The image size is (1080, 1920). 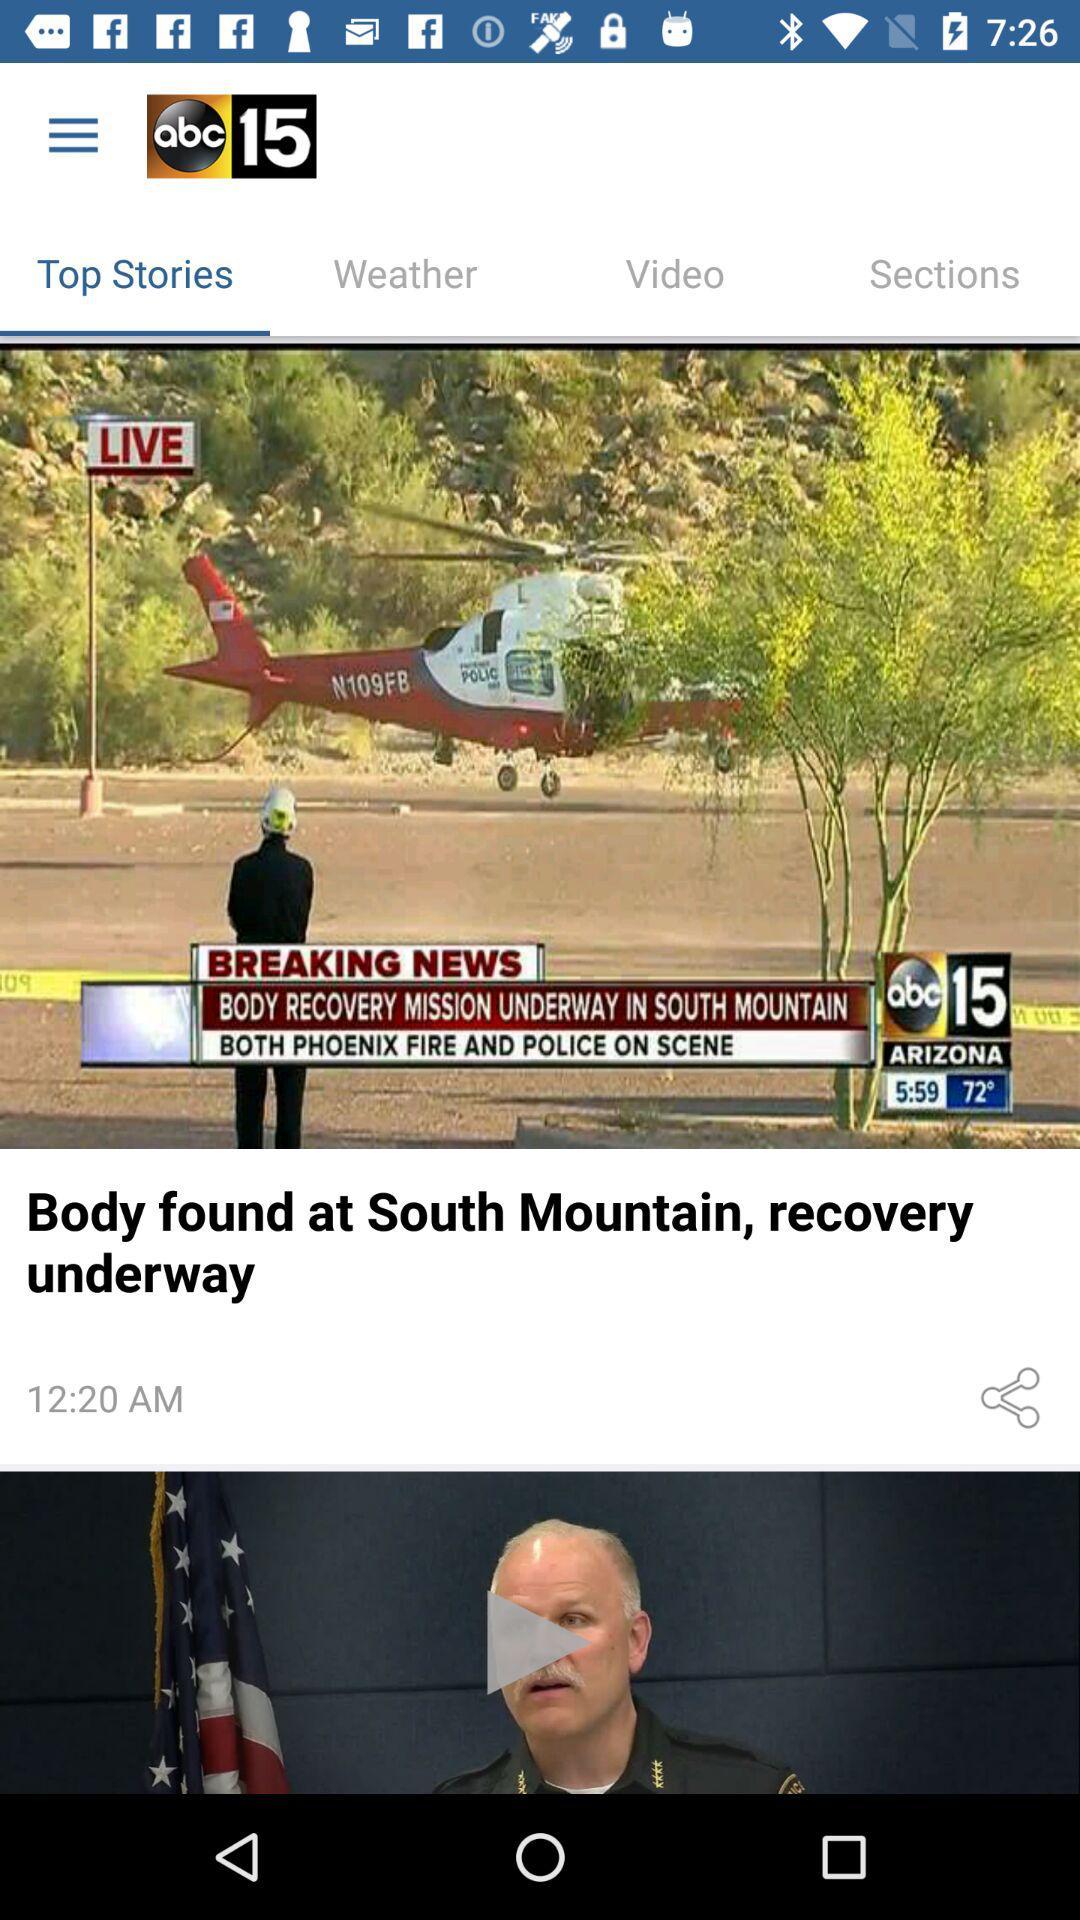 I want to click on play option, so click(x=540, y=1632).